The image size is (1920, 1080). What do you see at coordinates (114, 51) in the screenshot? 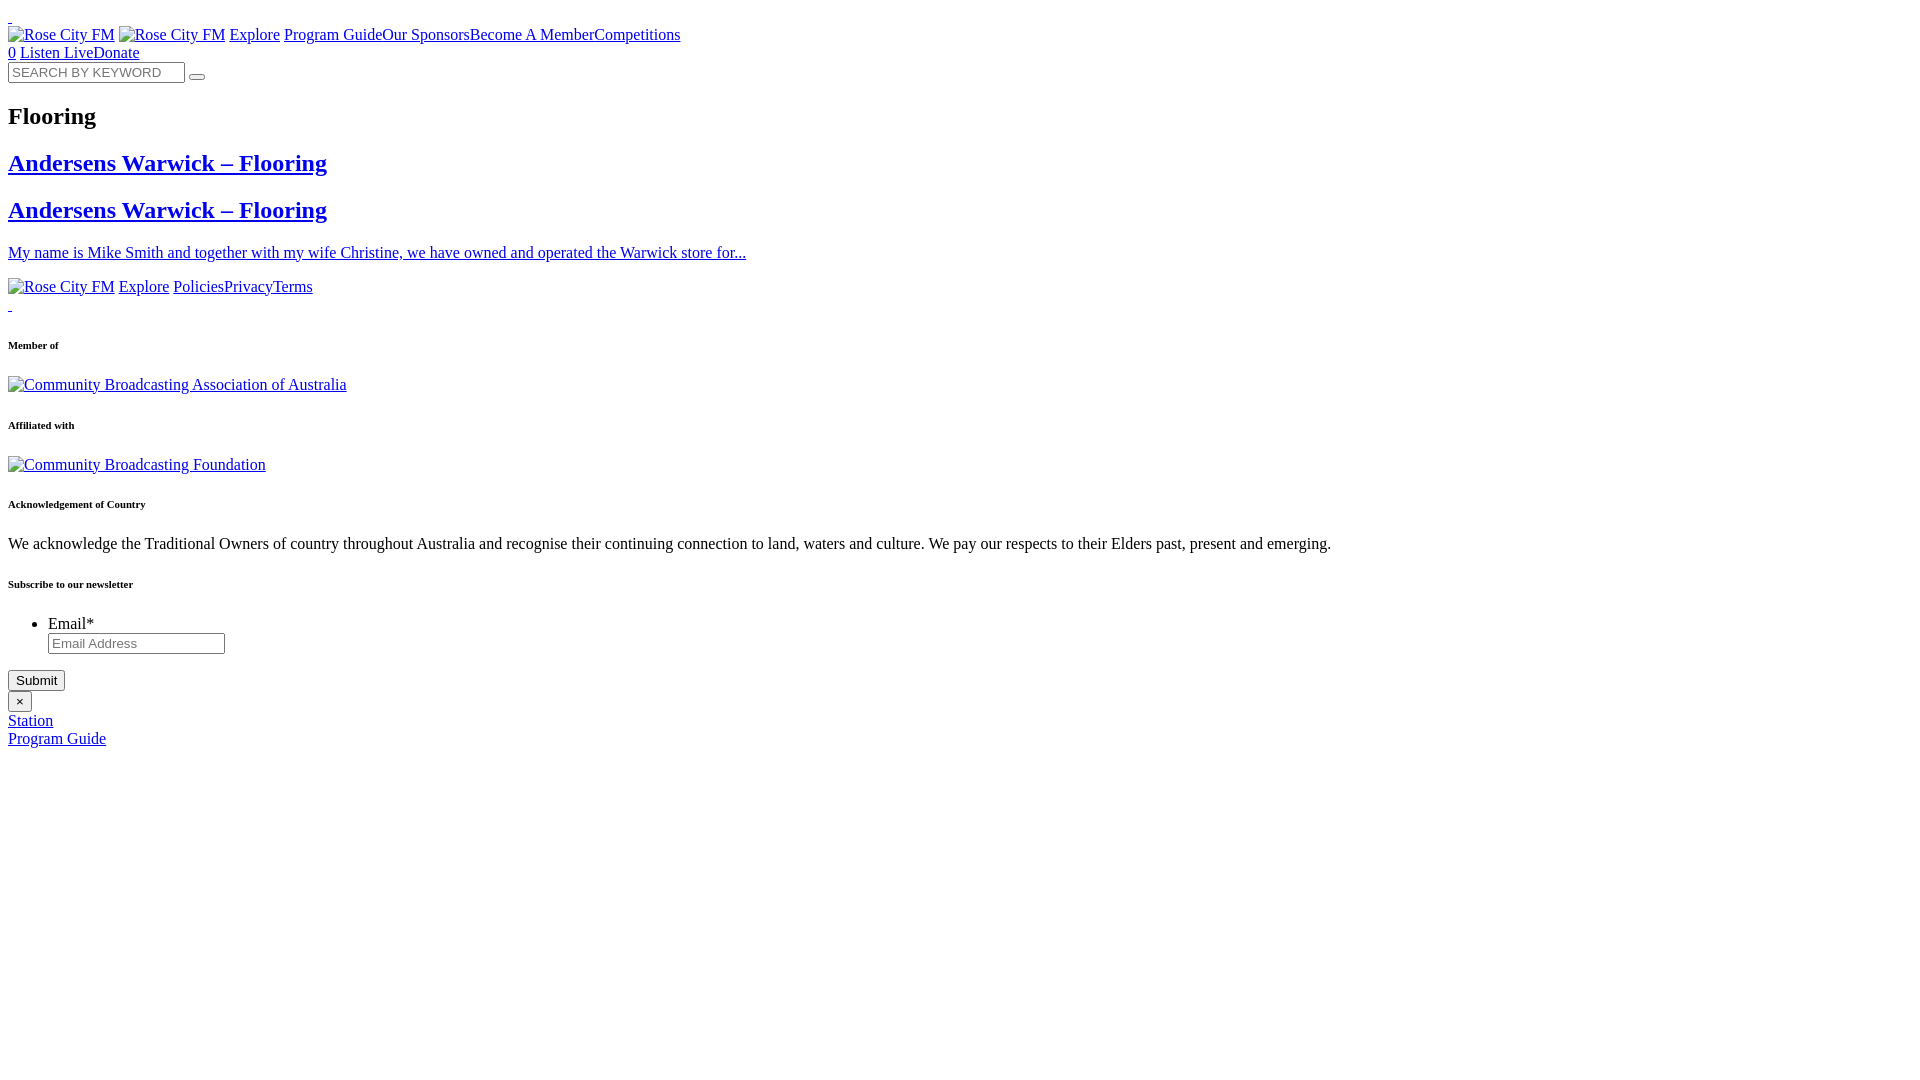
I see `'Donate'` at bounding box center [114, 51].